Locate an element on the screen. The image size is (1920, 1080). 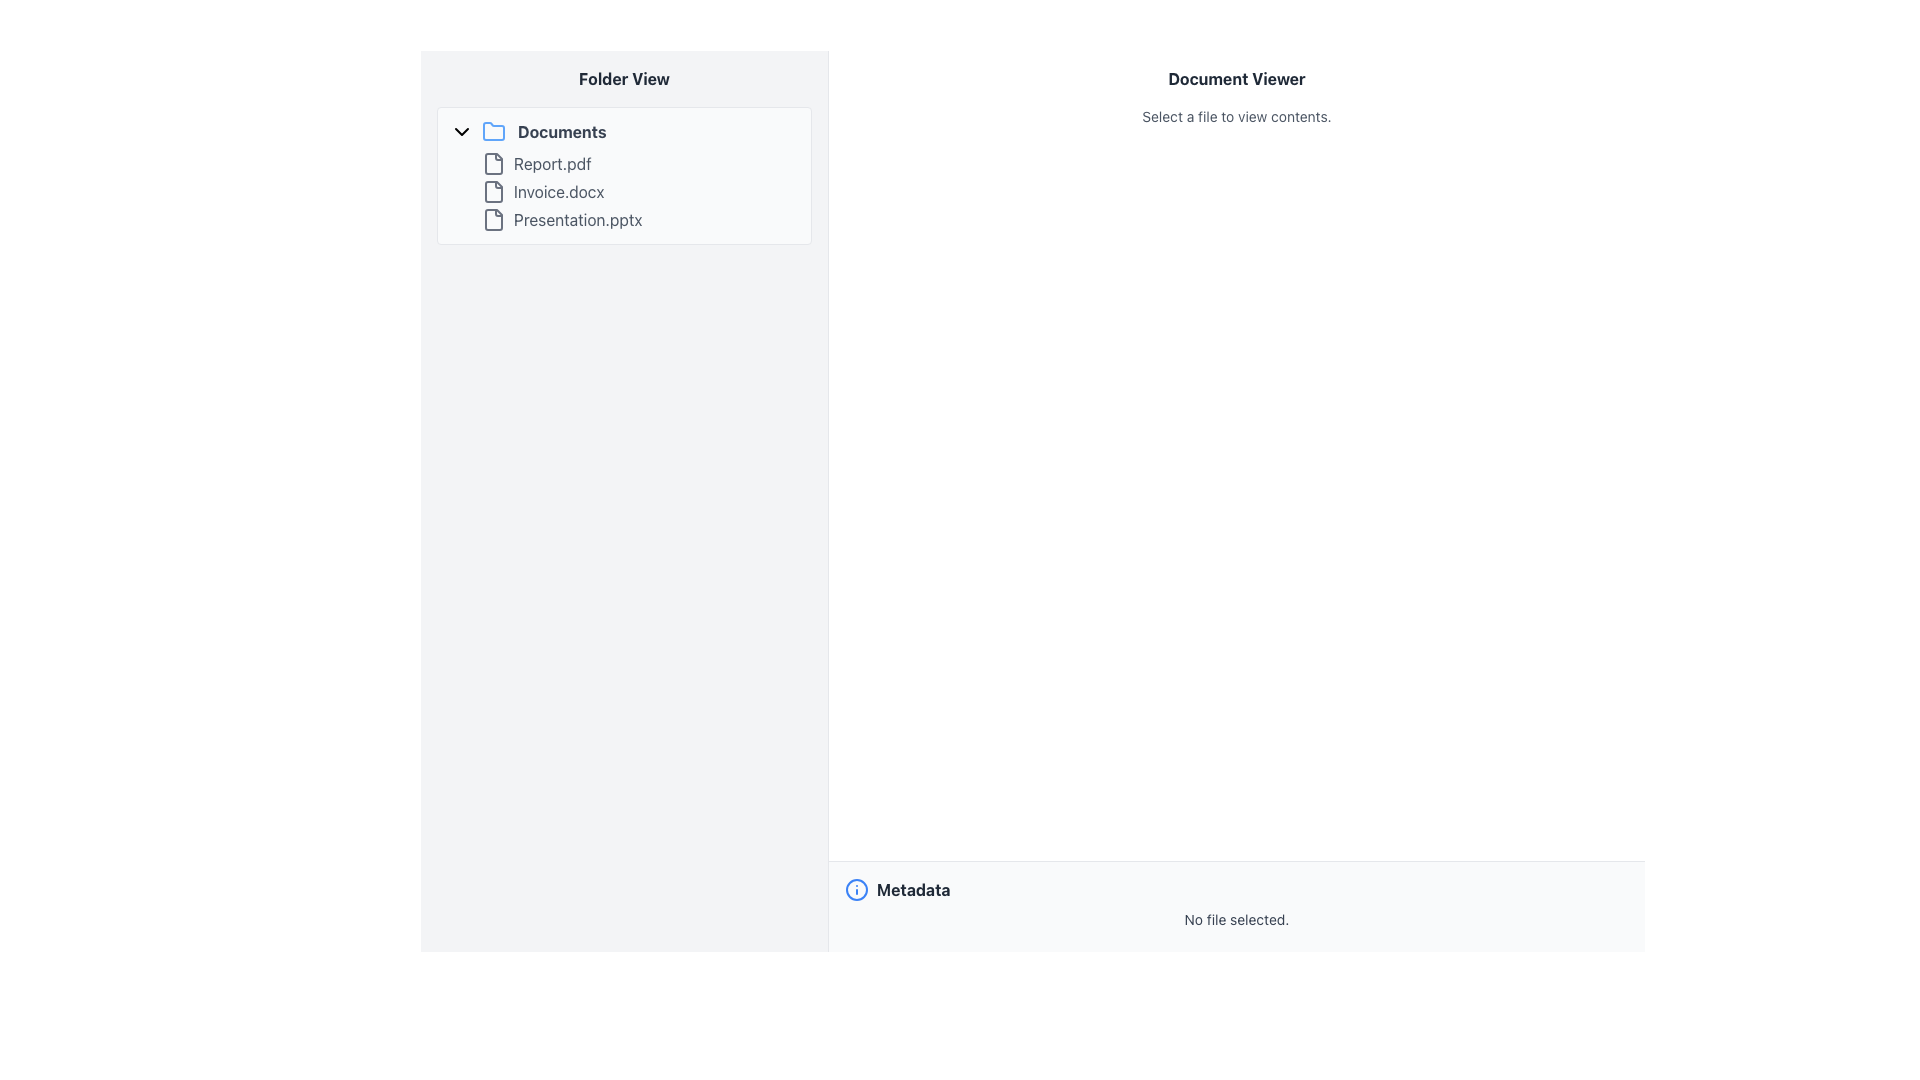
the folder icon with a blue outline representing the 'Documents' folder in the 'Folder View' UI grouping is located at coordinates (494, 131).